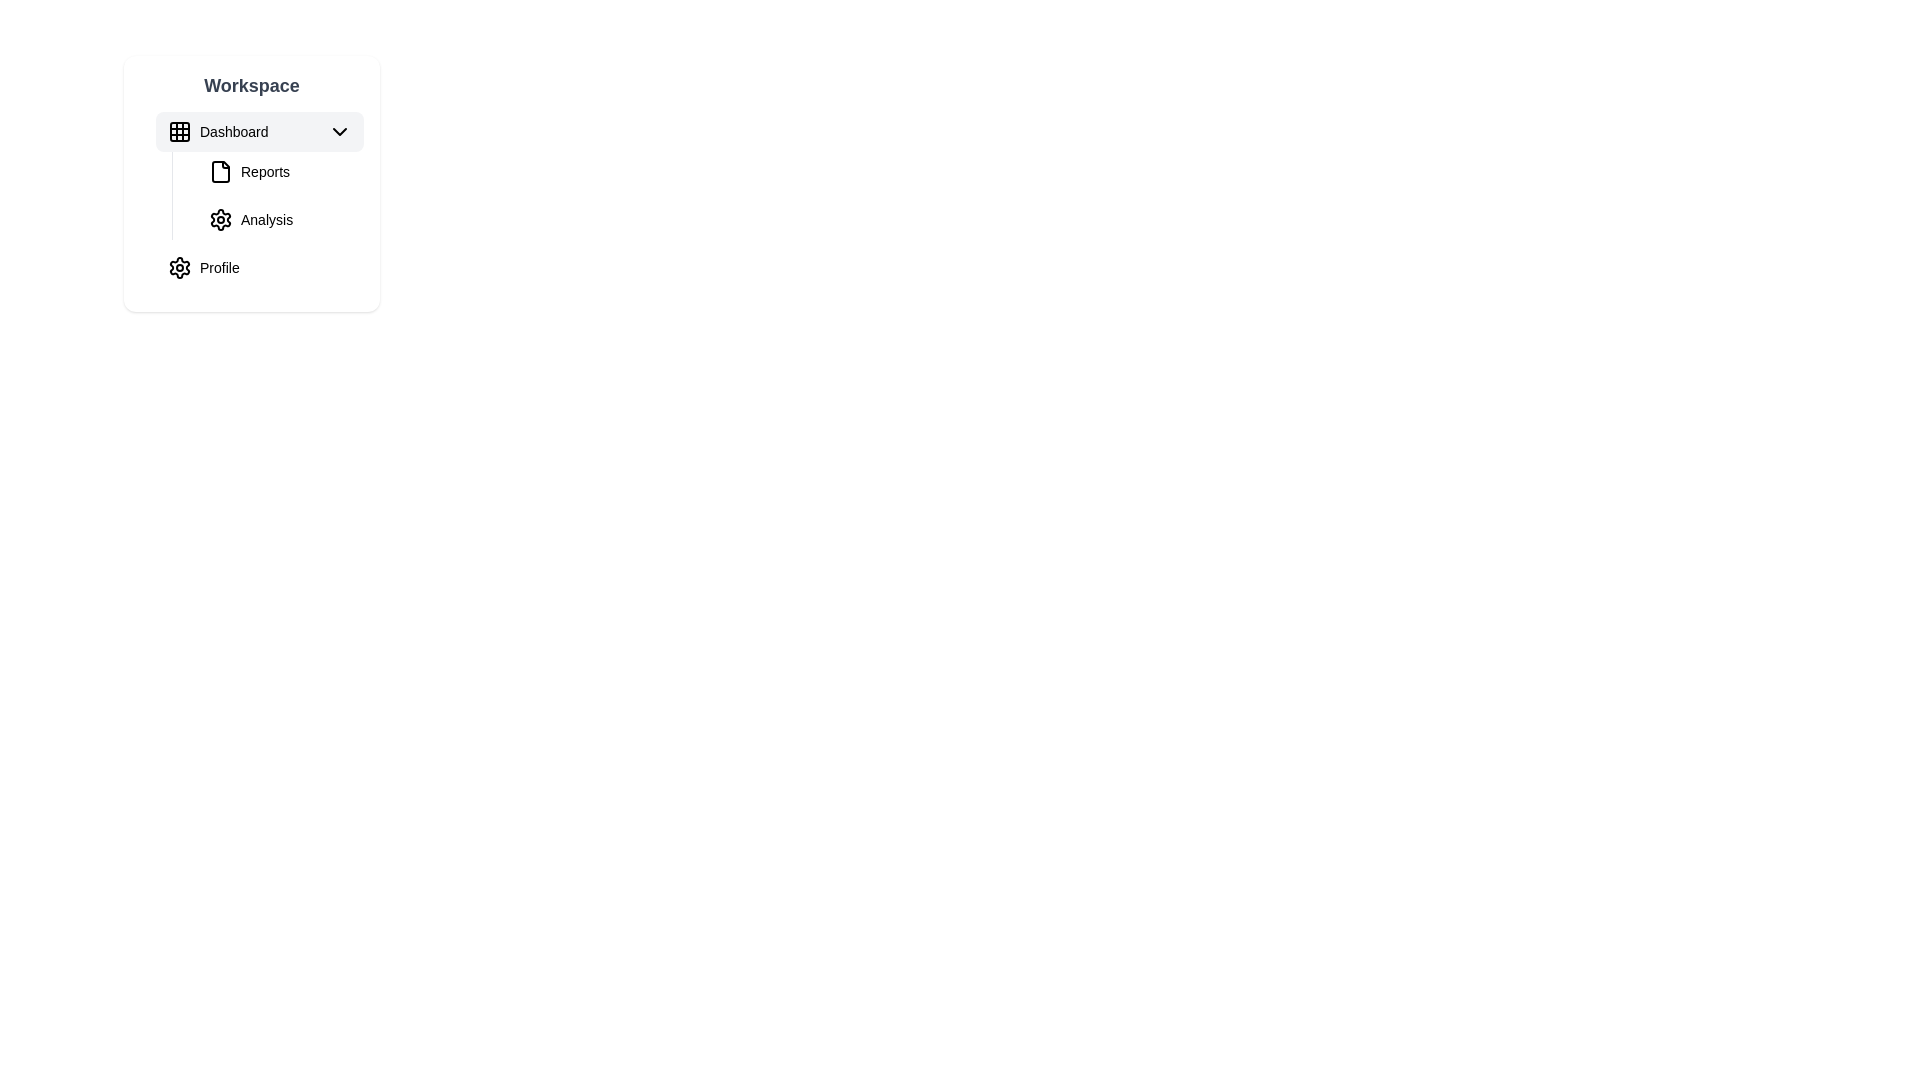  What do you see at coordinates (340, 131) in the screenshot?
I see `the downward-facing chevron icon located to the right of the 'Dashboard' text in the navigational list to trigger a tooltip or visual effect` at bounding box center [340, 131].